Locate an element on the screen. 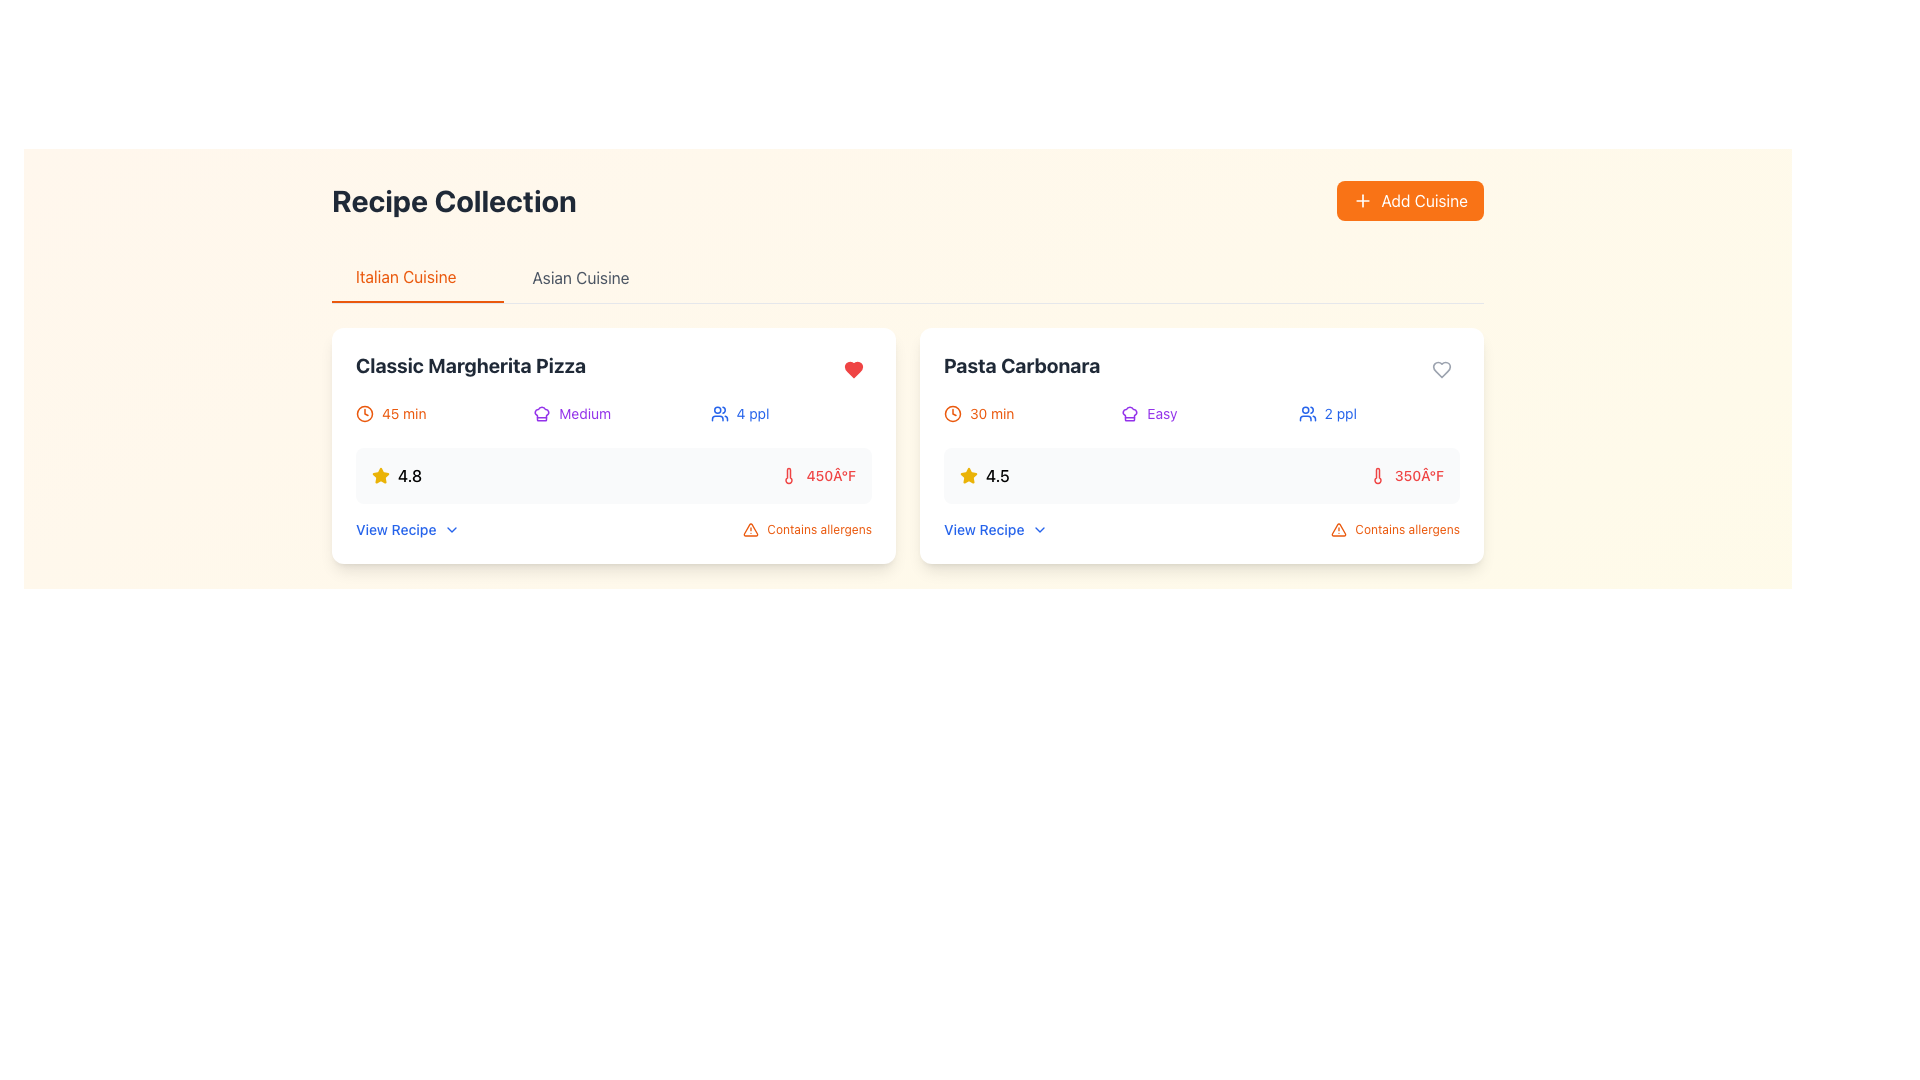 This screenshot has height=1080, width=1920. the text label with an icon indicating potential allergens for the 'Pasta Carbonara' recipe, located in the bottom right corner of the card is located at coordinates (1394, 528).